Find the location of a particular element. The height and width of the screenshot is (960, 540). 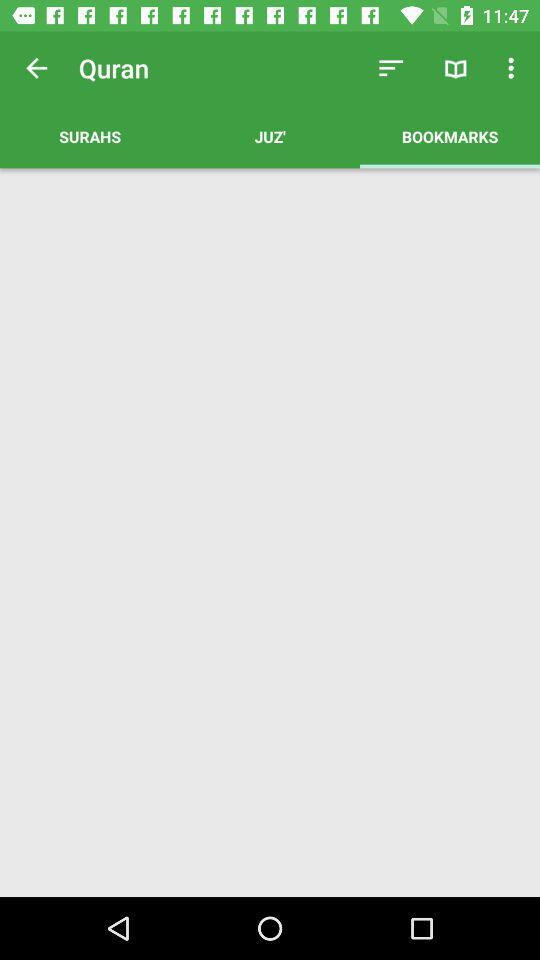

the item to the left of bookmarks item is located at coordinates (270, 135).